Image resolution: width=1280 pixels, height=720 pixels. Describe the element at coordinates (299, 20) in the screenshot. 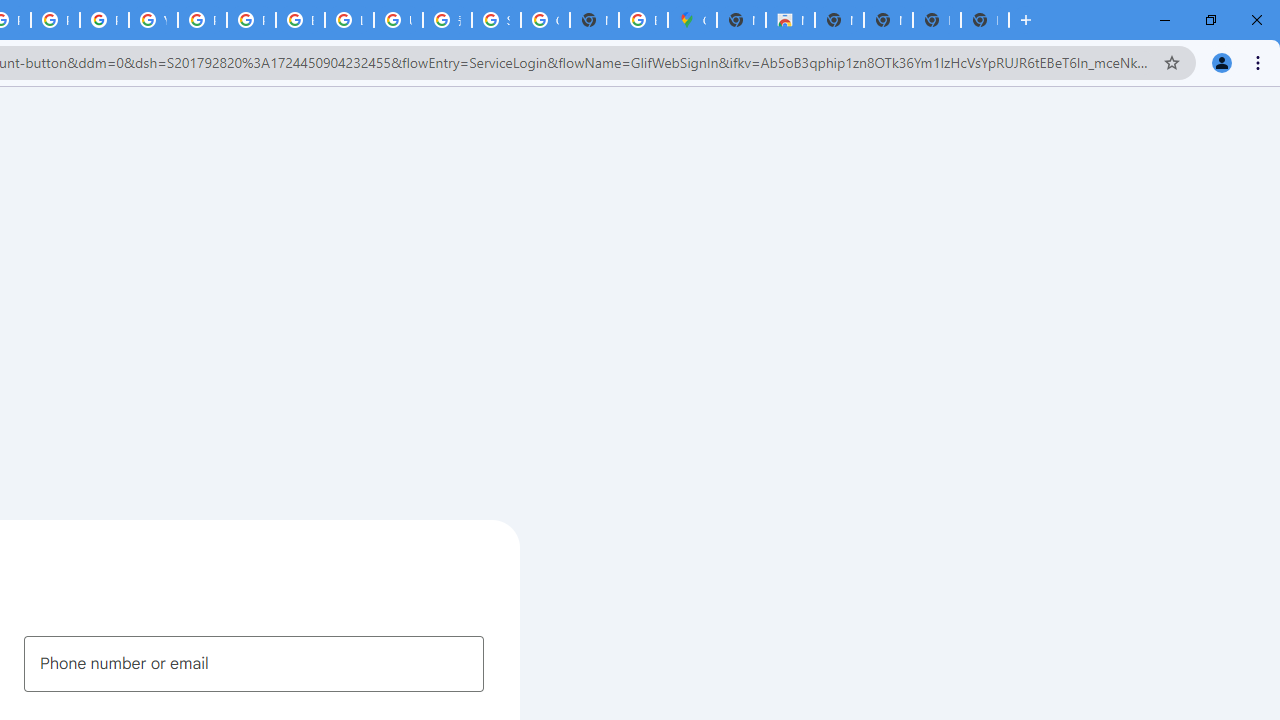

I see `'Browse Chrome as a guest - Computer - Google Chrome Help'` at that location.